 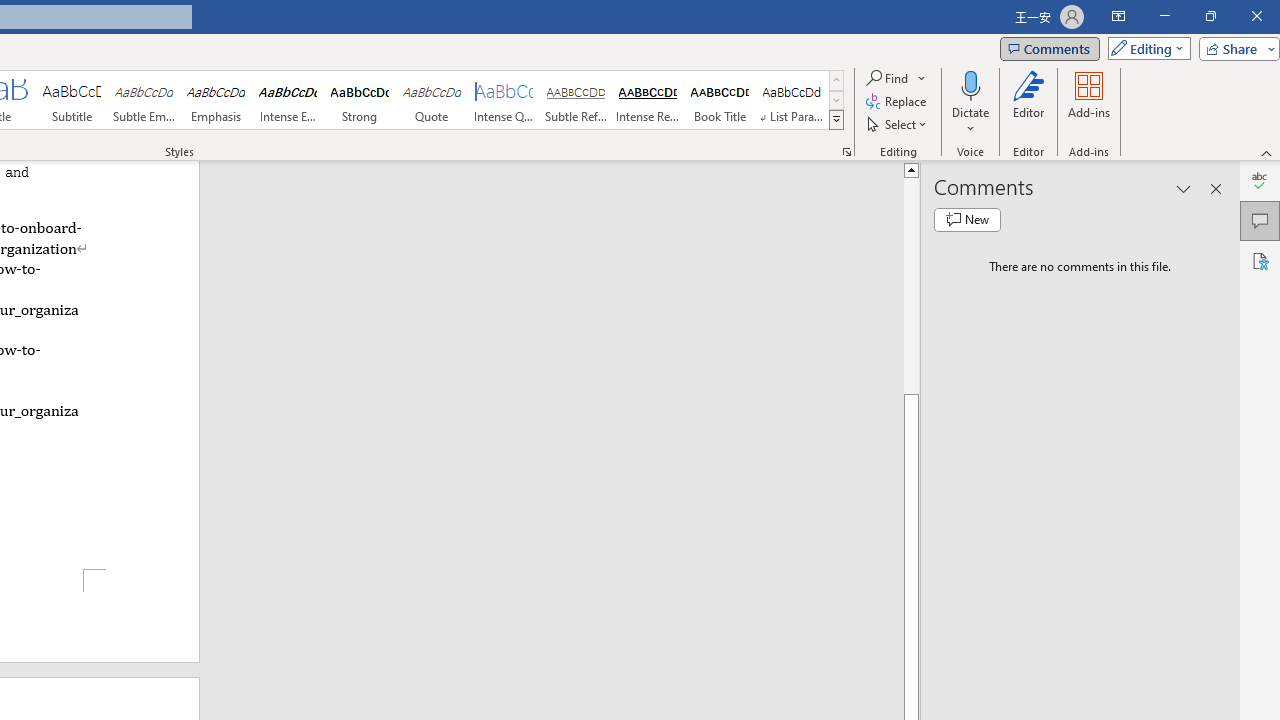 What do you see at coordinates (216, 100) in the screenshot?
I see `'Emphasis'` at bounding box center [216, 100].